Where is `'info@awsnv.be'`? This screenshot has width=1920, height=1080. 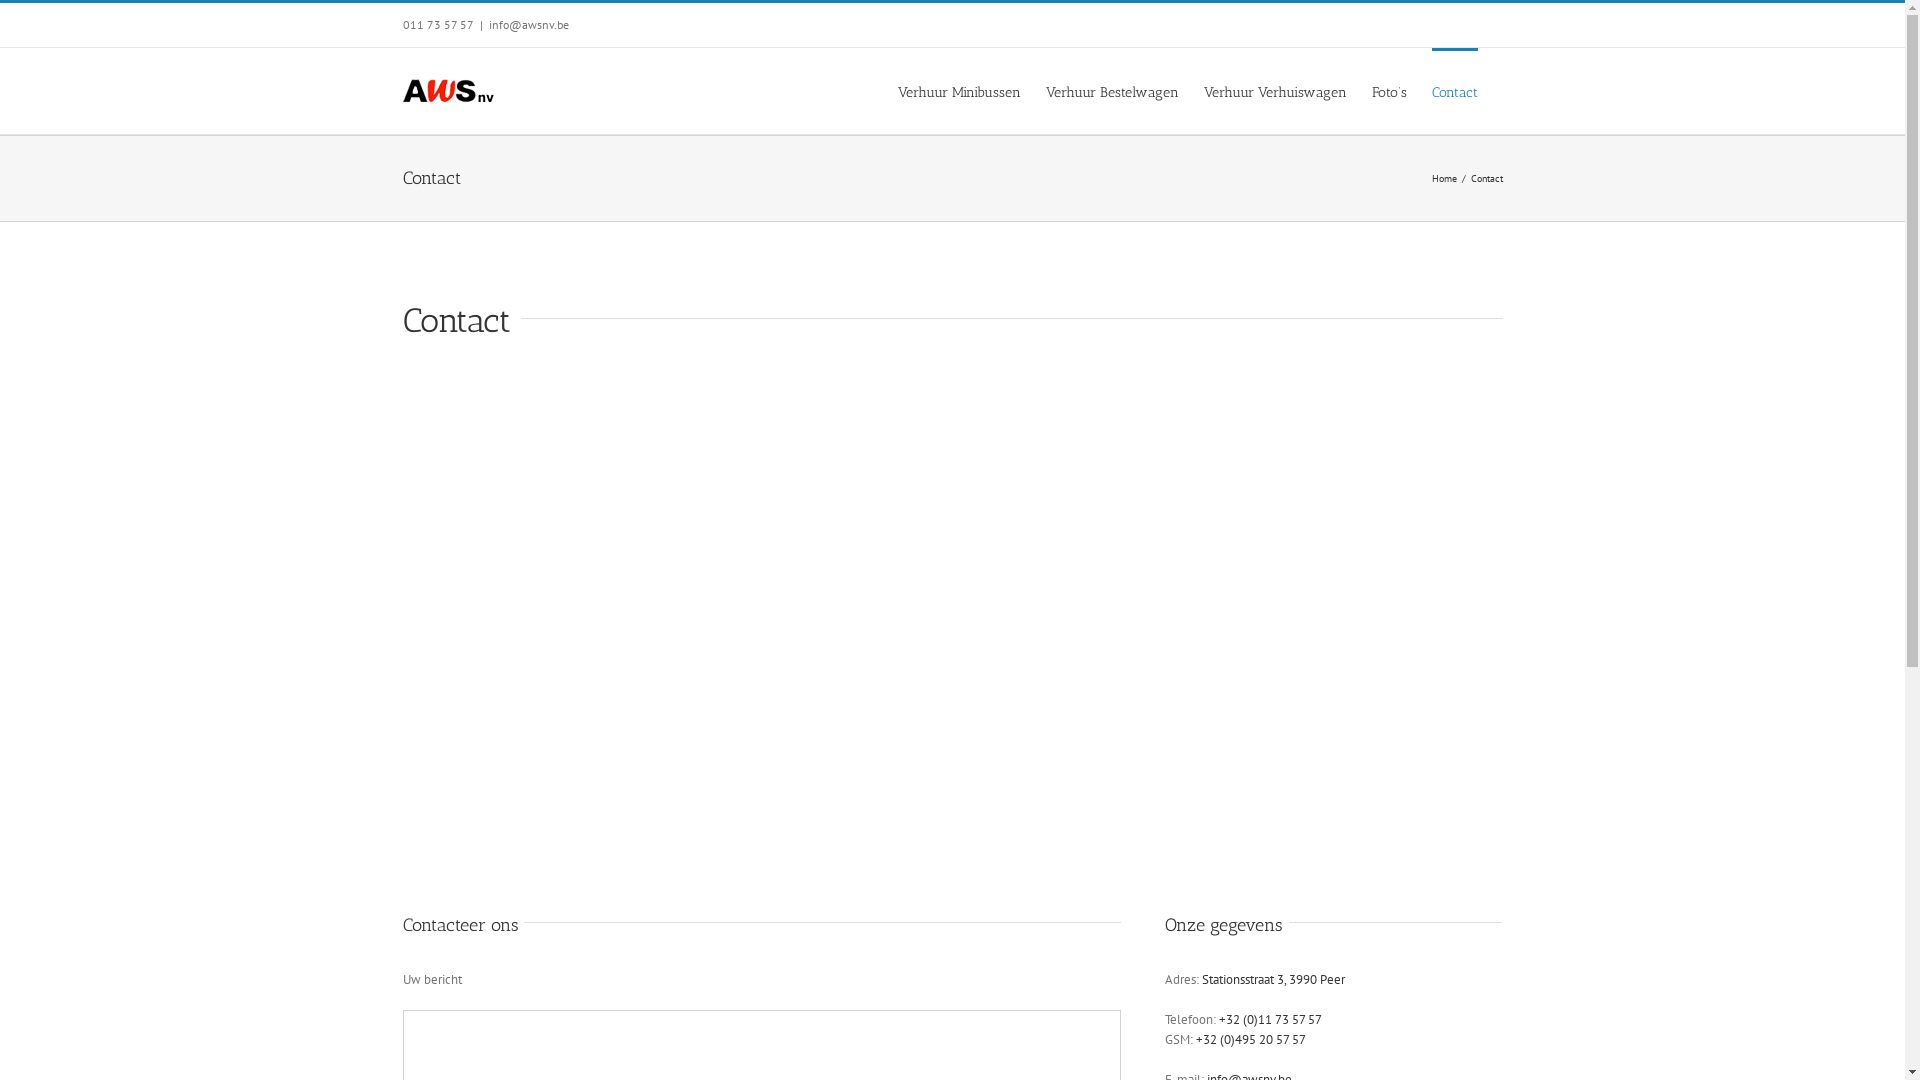 'info@awsnv.be' is located at coordinates (528, 24).